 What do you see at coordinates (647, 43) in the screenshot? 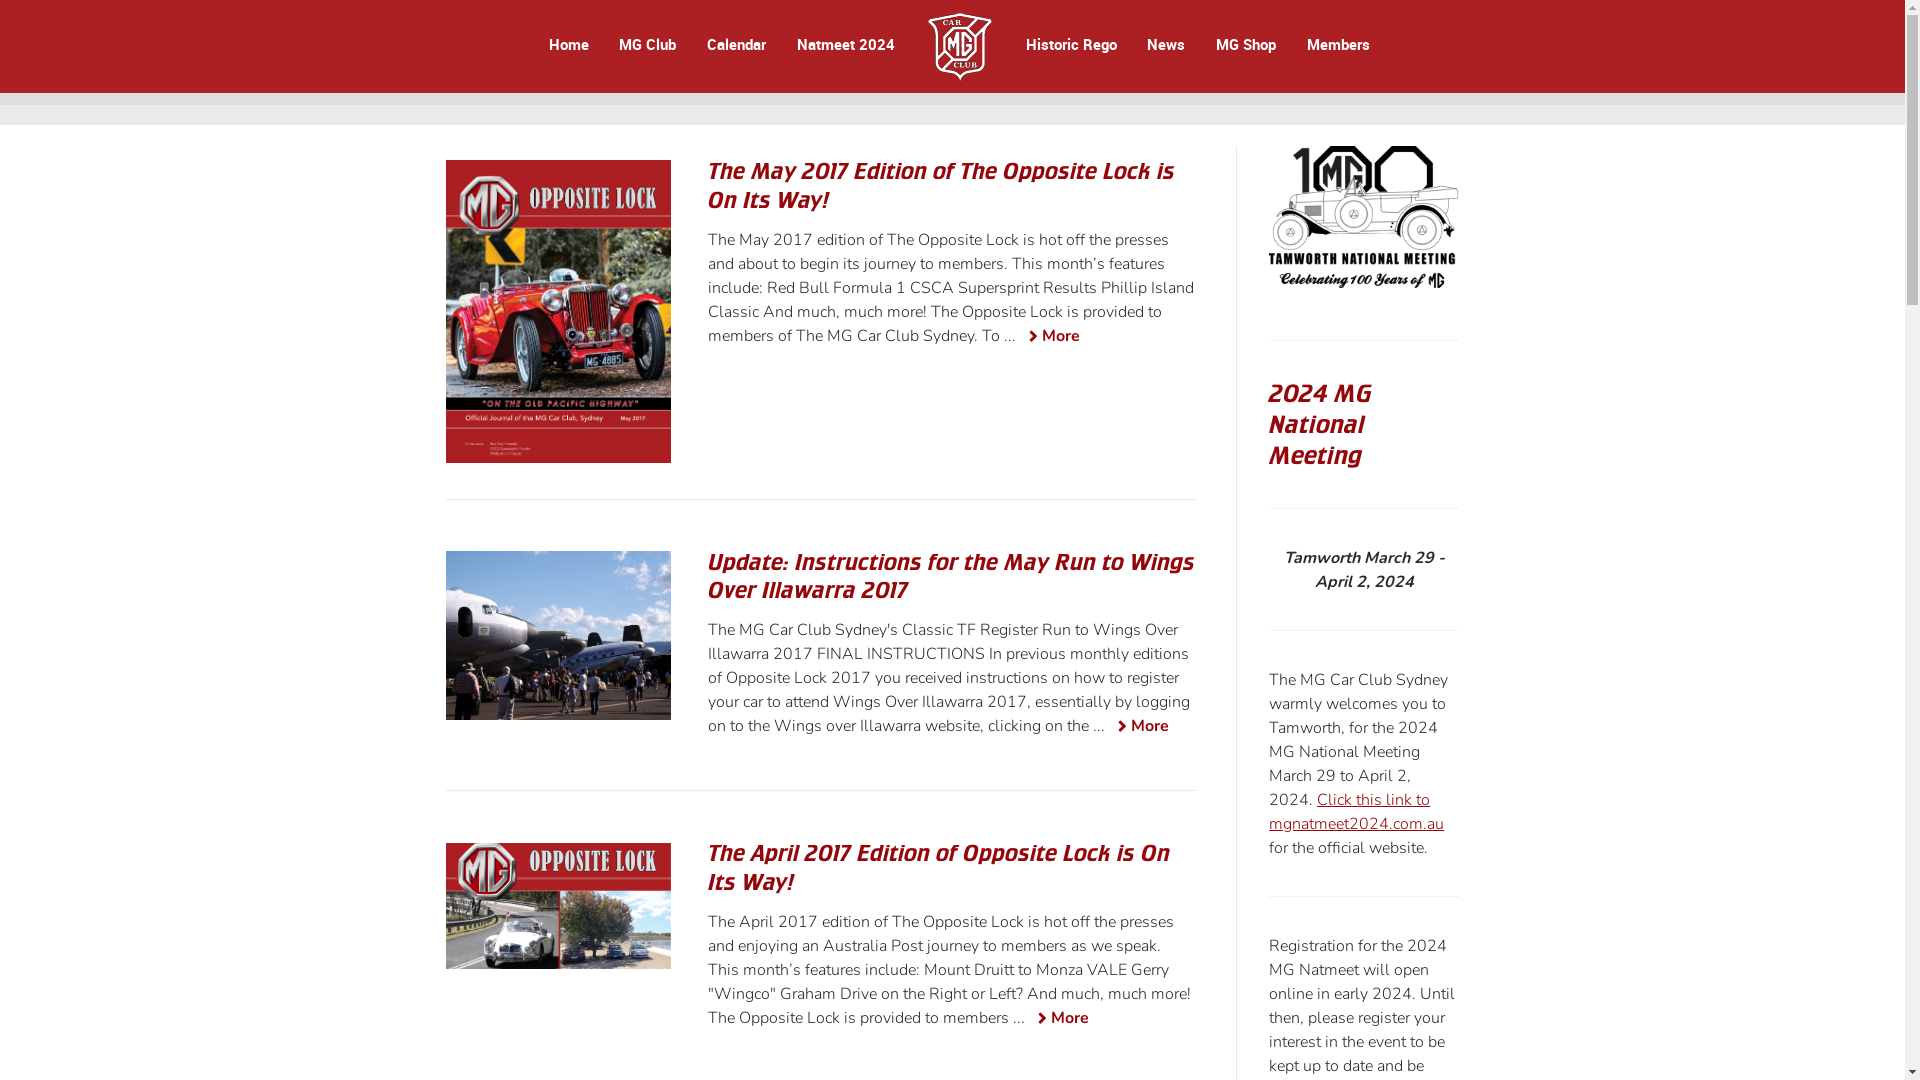
I see `'MG Club'` at bounding box center [647, 43].